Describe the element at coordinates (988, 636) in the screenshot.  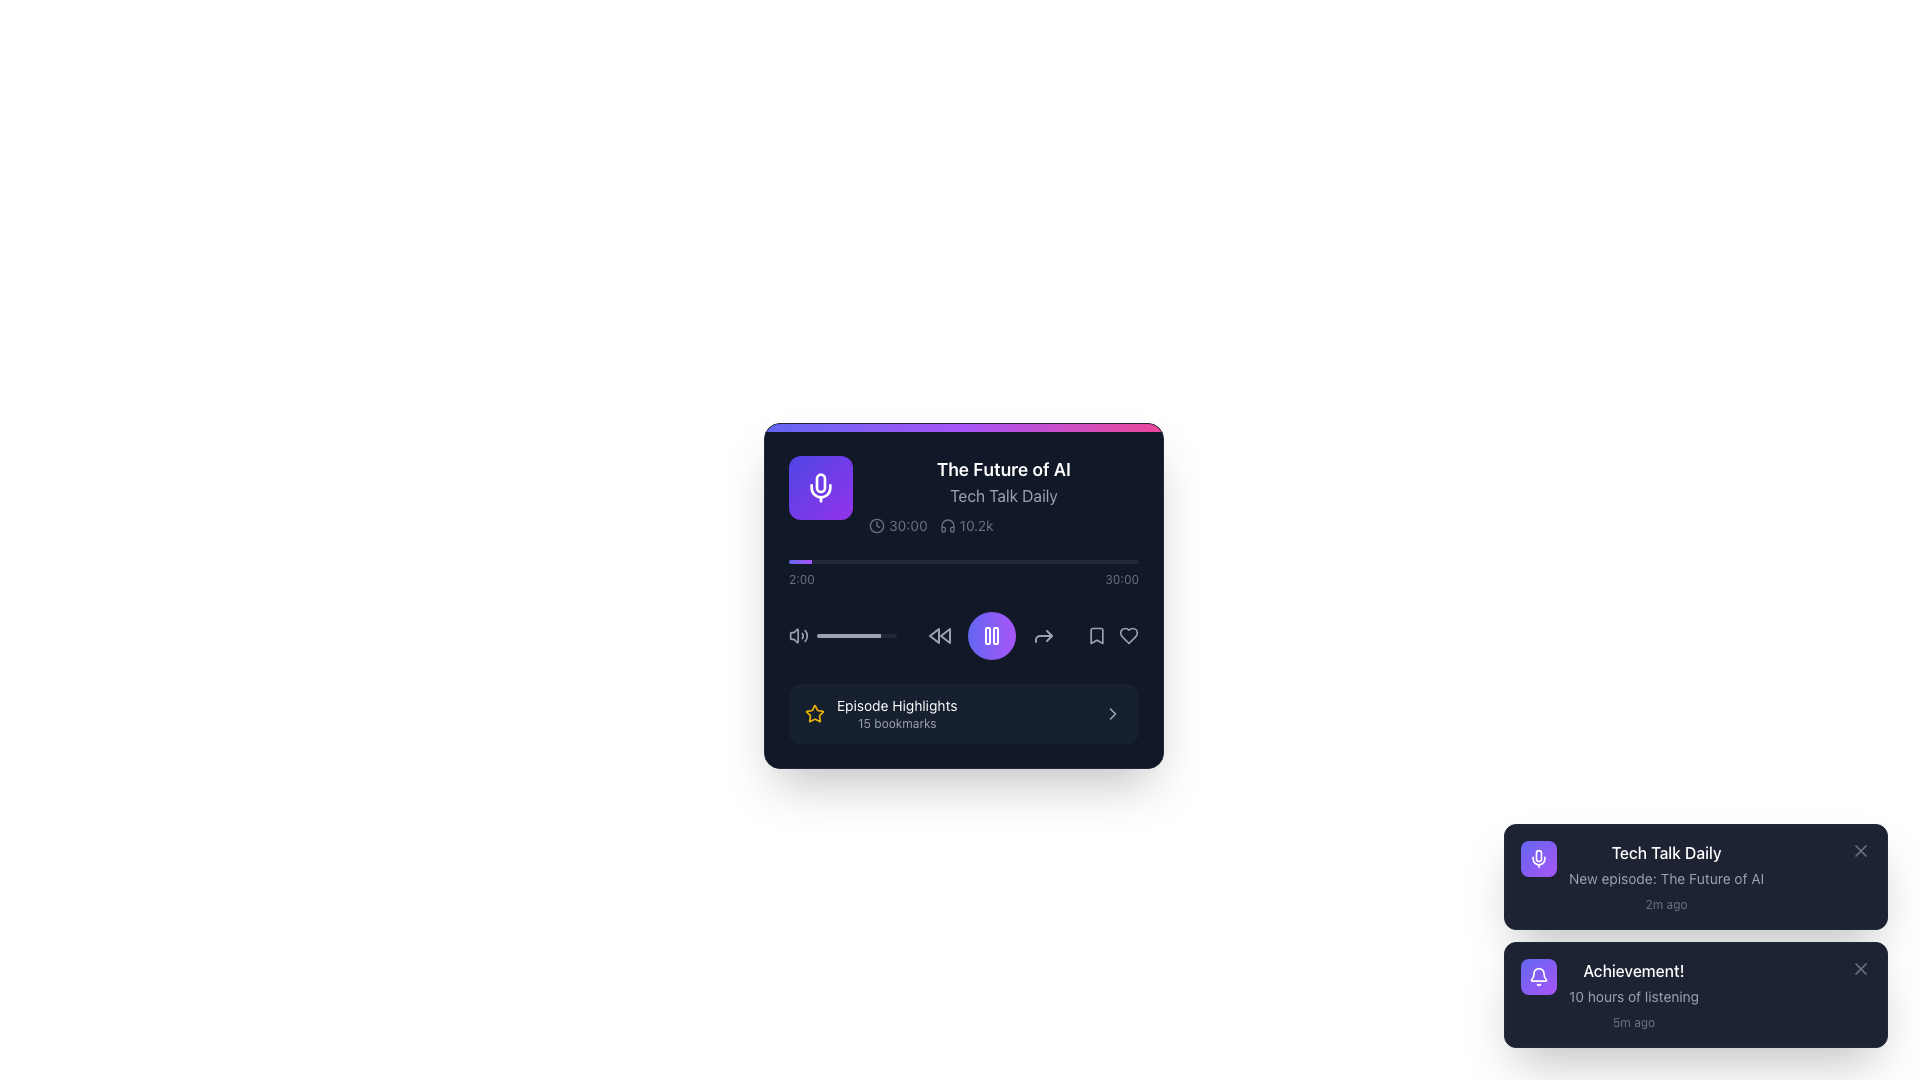
I see `the first vertical bar of the pause symbol within the circular button in the media control section` at that location.